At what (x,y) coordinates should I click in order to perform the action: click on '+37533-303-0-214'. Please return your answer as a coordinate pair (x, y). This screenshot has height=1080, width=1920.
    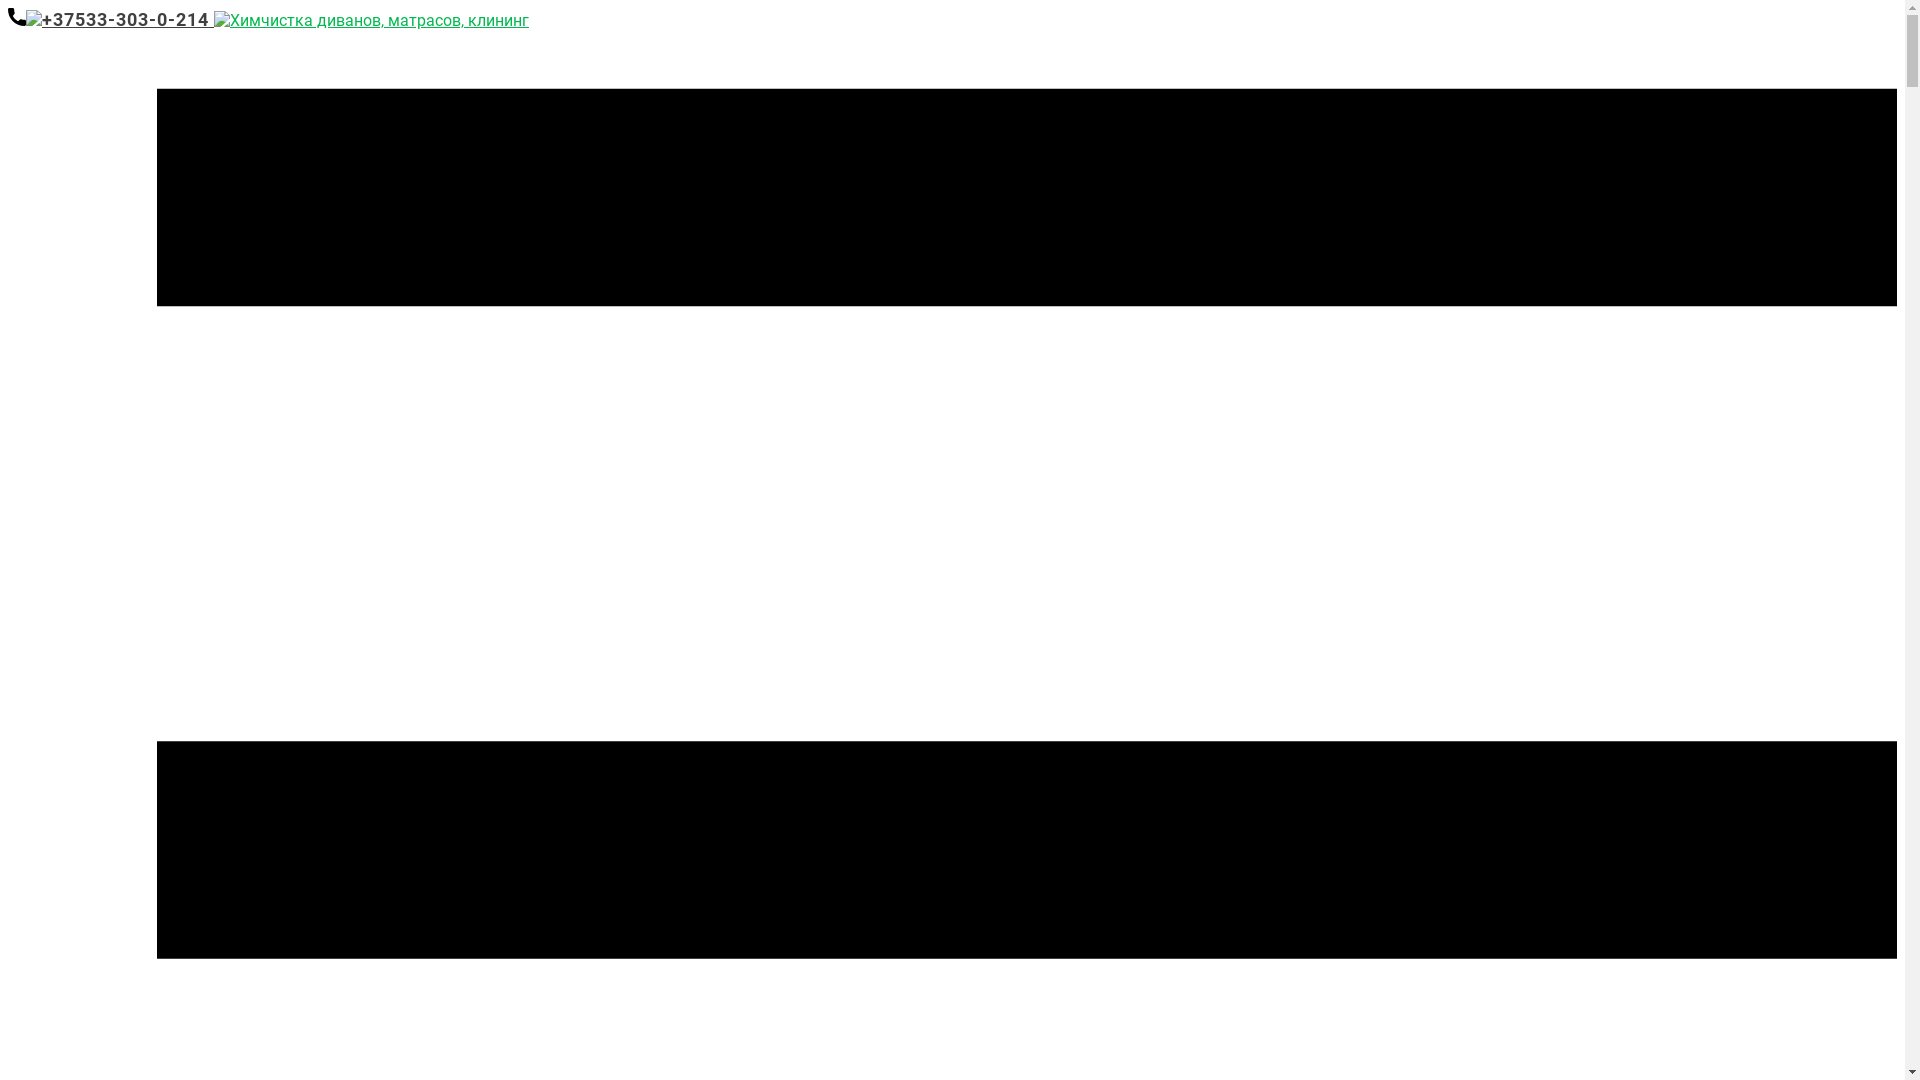
    Looking at the image, I should click on (109, 19).